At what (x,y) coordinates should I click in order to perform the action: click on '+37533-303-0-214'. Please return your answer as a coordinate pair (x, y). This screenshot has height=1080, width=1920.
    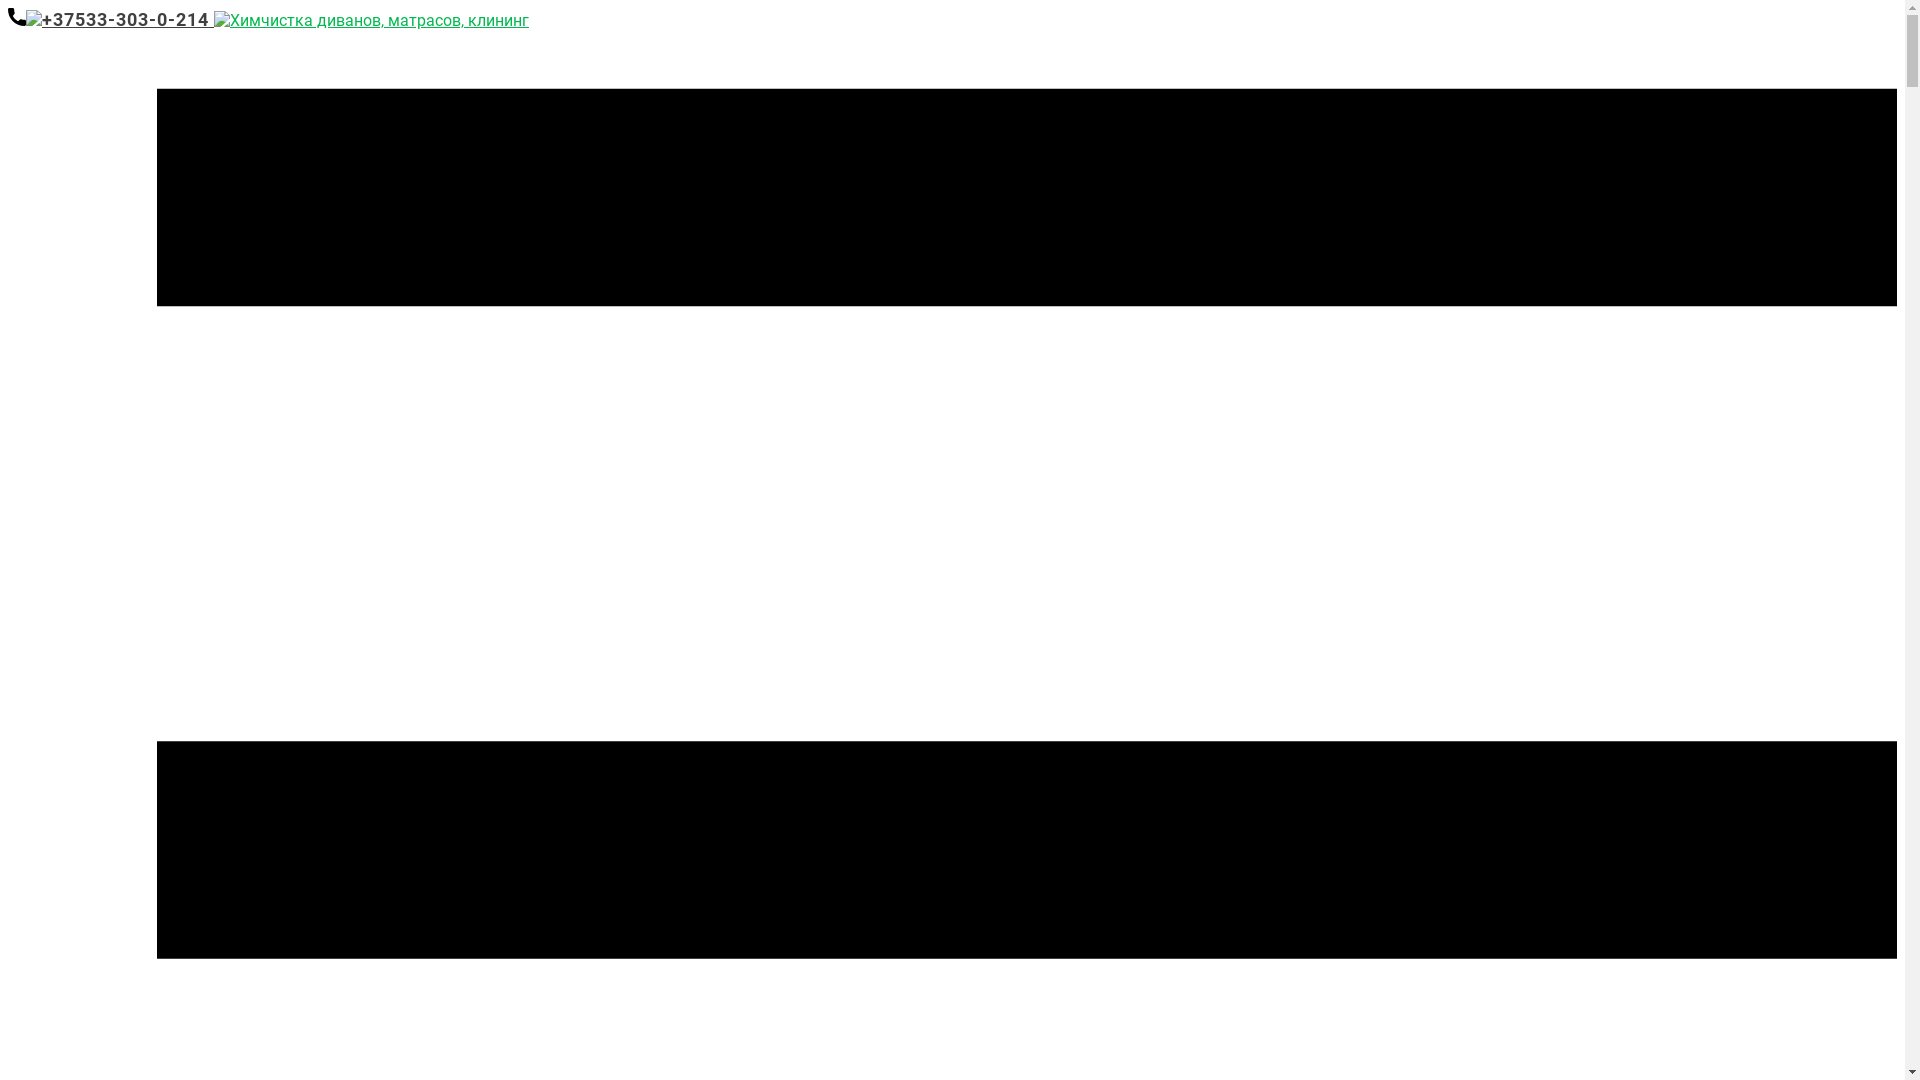
    Looking at the image, I should click on (109, 19).